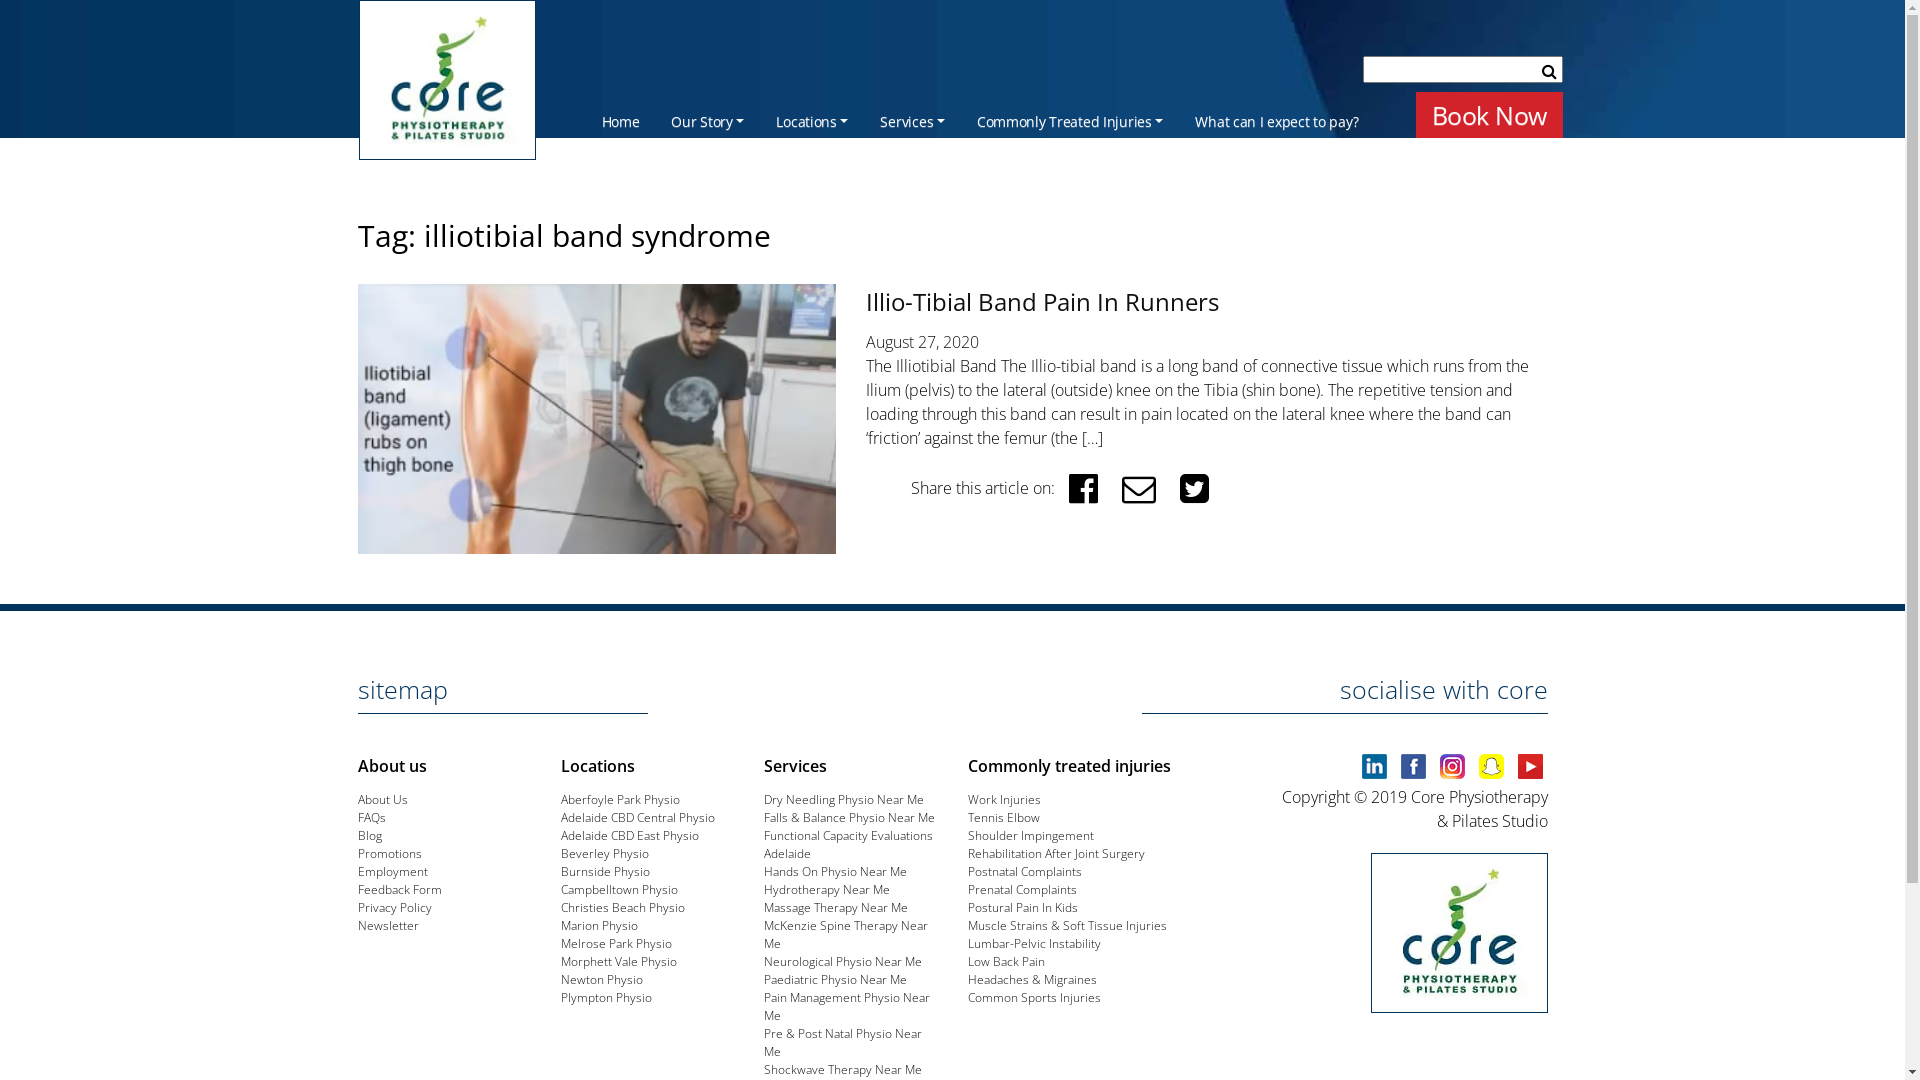 The width and height of the screenshot is (1920, 1080). I want to click on 'Beverley Physio', so click(603, 853).